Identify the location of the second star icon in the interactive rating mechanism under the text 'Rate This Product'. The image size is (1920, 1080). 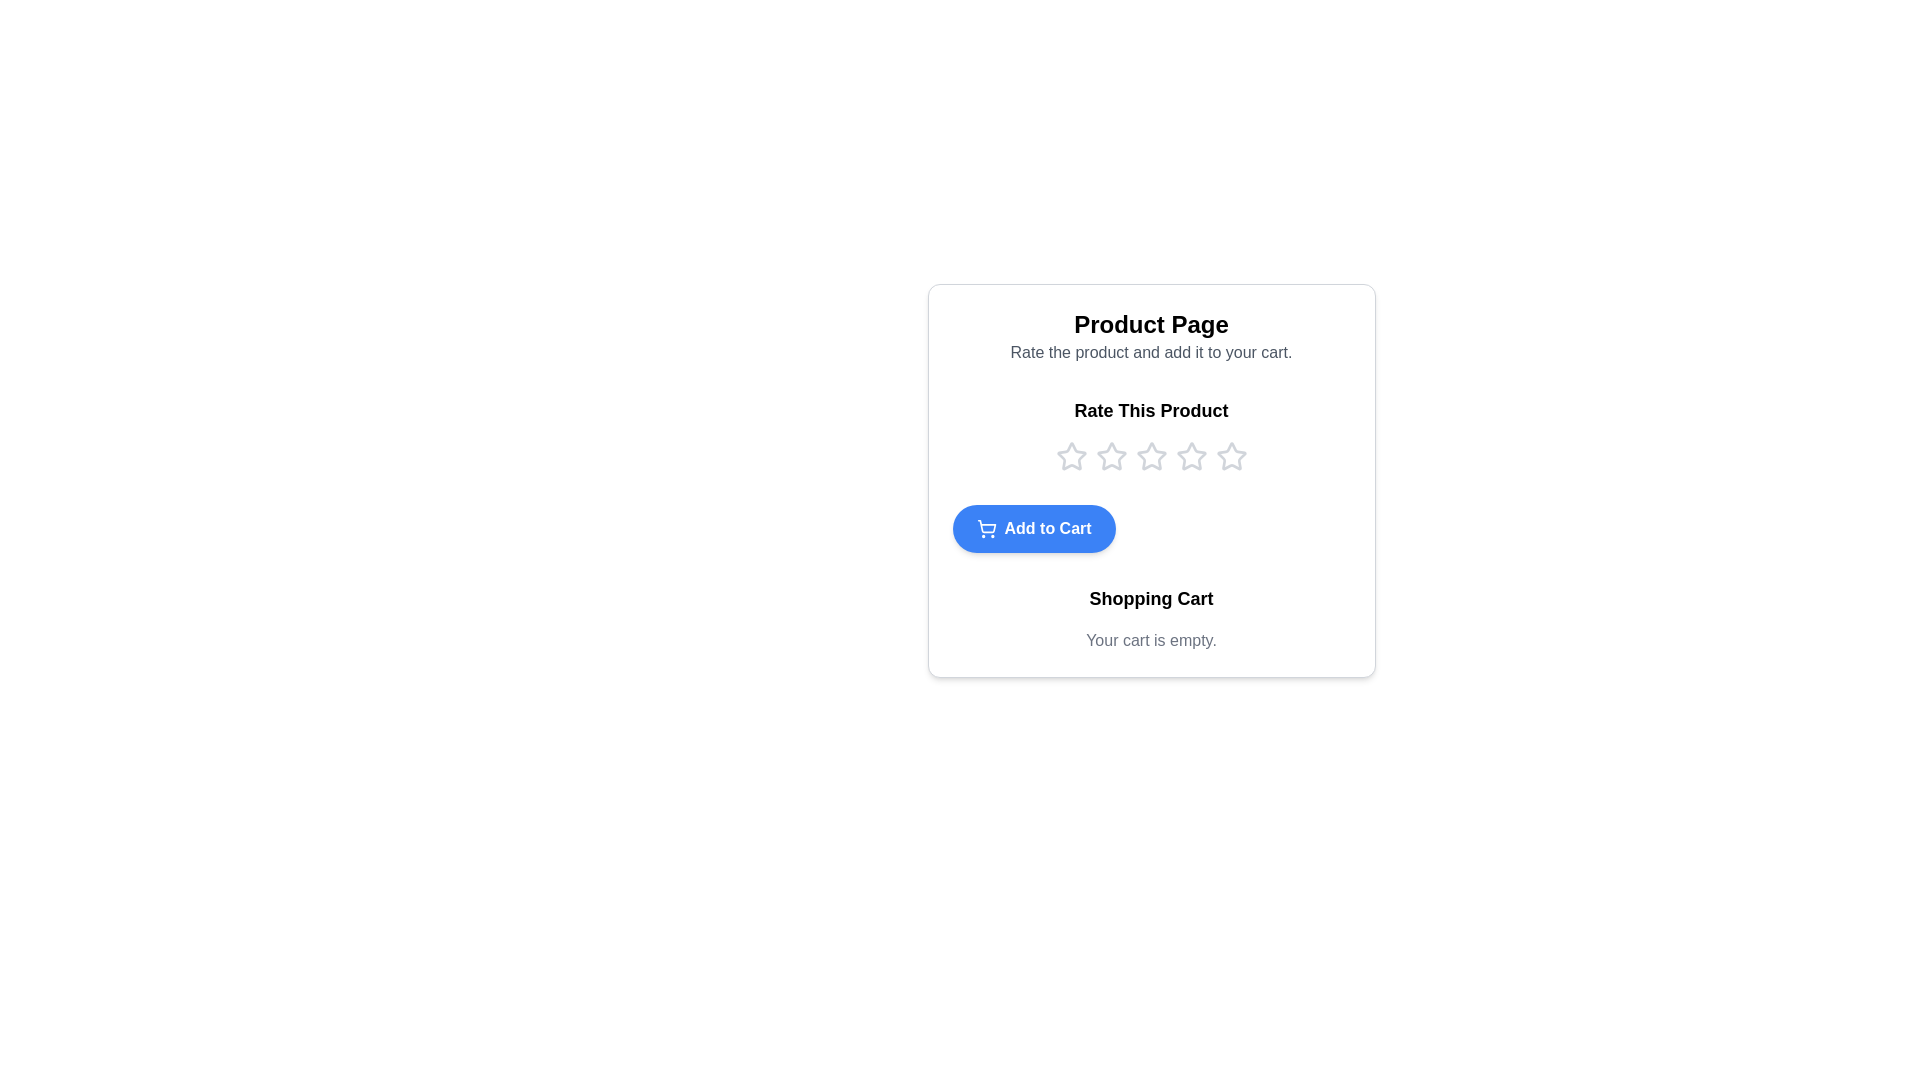
(1110, 456).